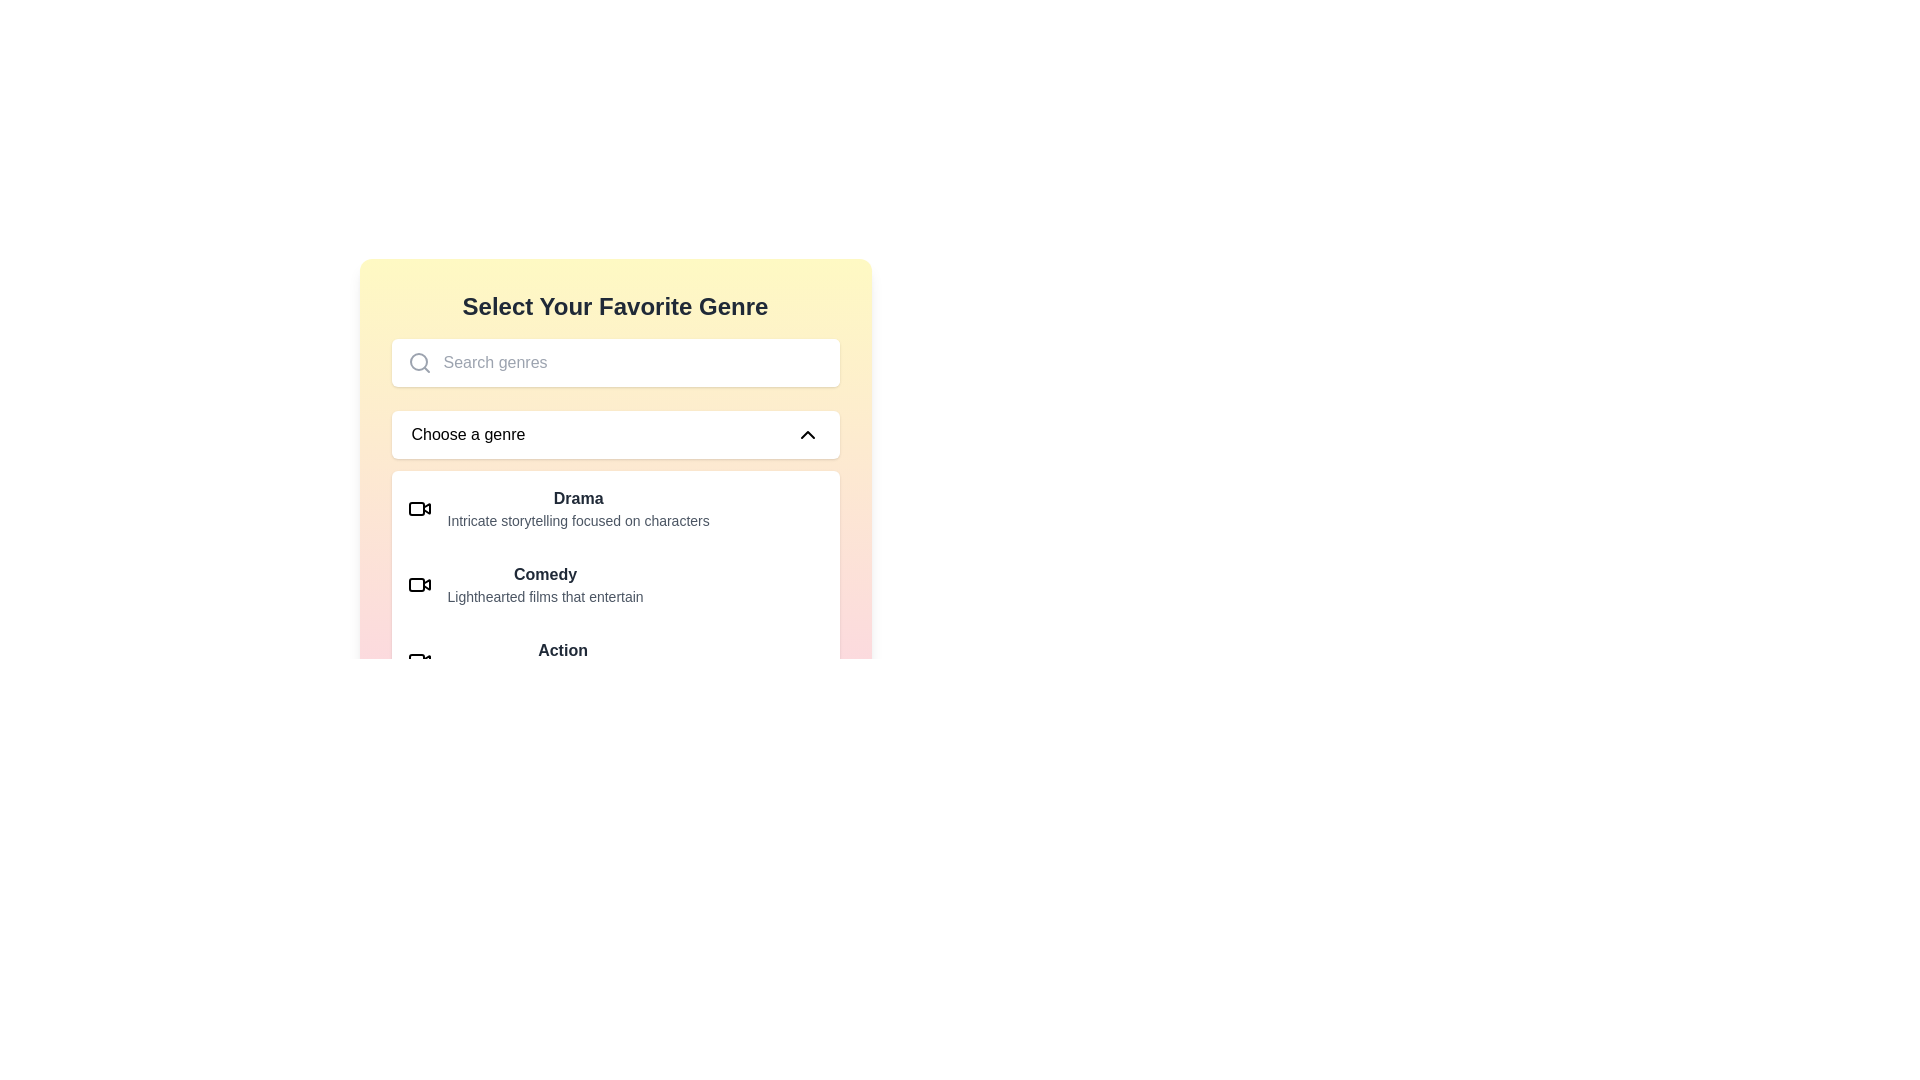 This screenshot has height=1080, width=1920. What do you see at coordinates (614, 434) in the screenshot?
I see `the Dropdown trigger element which allows users to select a genre from a list, located below the 'Search genres' input field` at bounding box center [614, 434].